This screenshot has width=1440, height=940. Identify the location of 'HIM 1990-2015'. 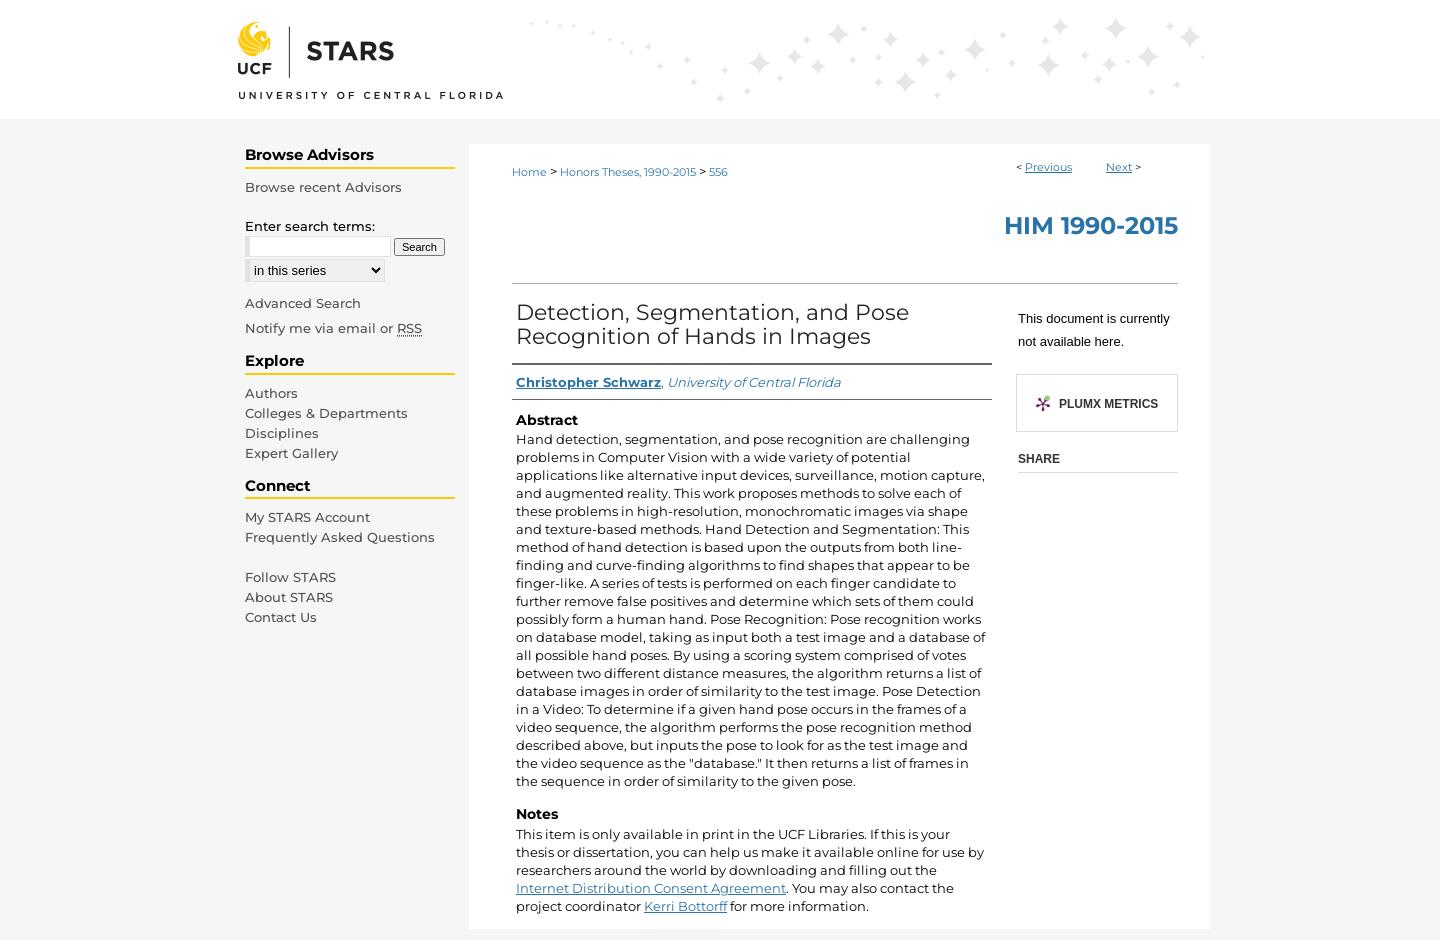
(1089, 224).